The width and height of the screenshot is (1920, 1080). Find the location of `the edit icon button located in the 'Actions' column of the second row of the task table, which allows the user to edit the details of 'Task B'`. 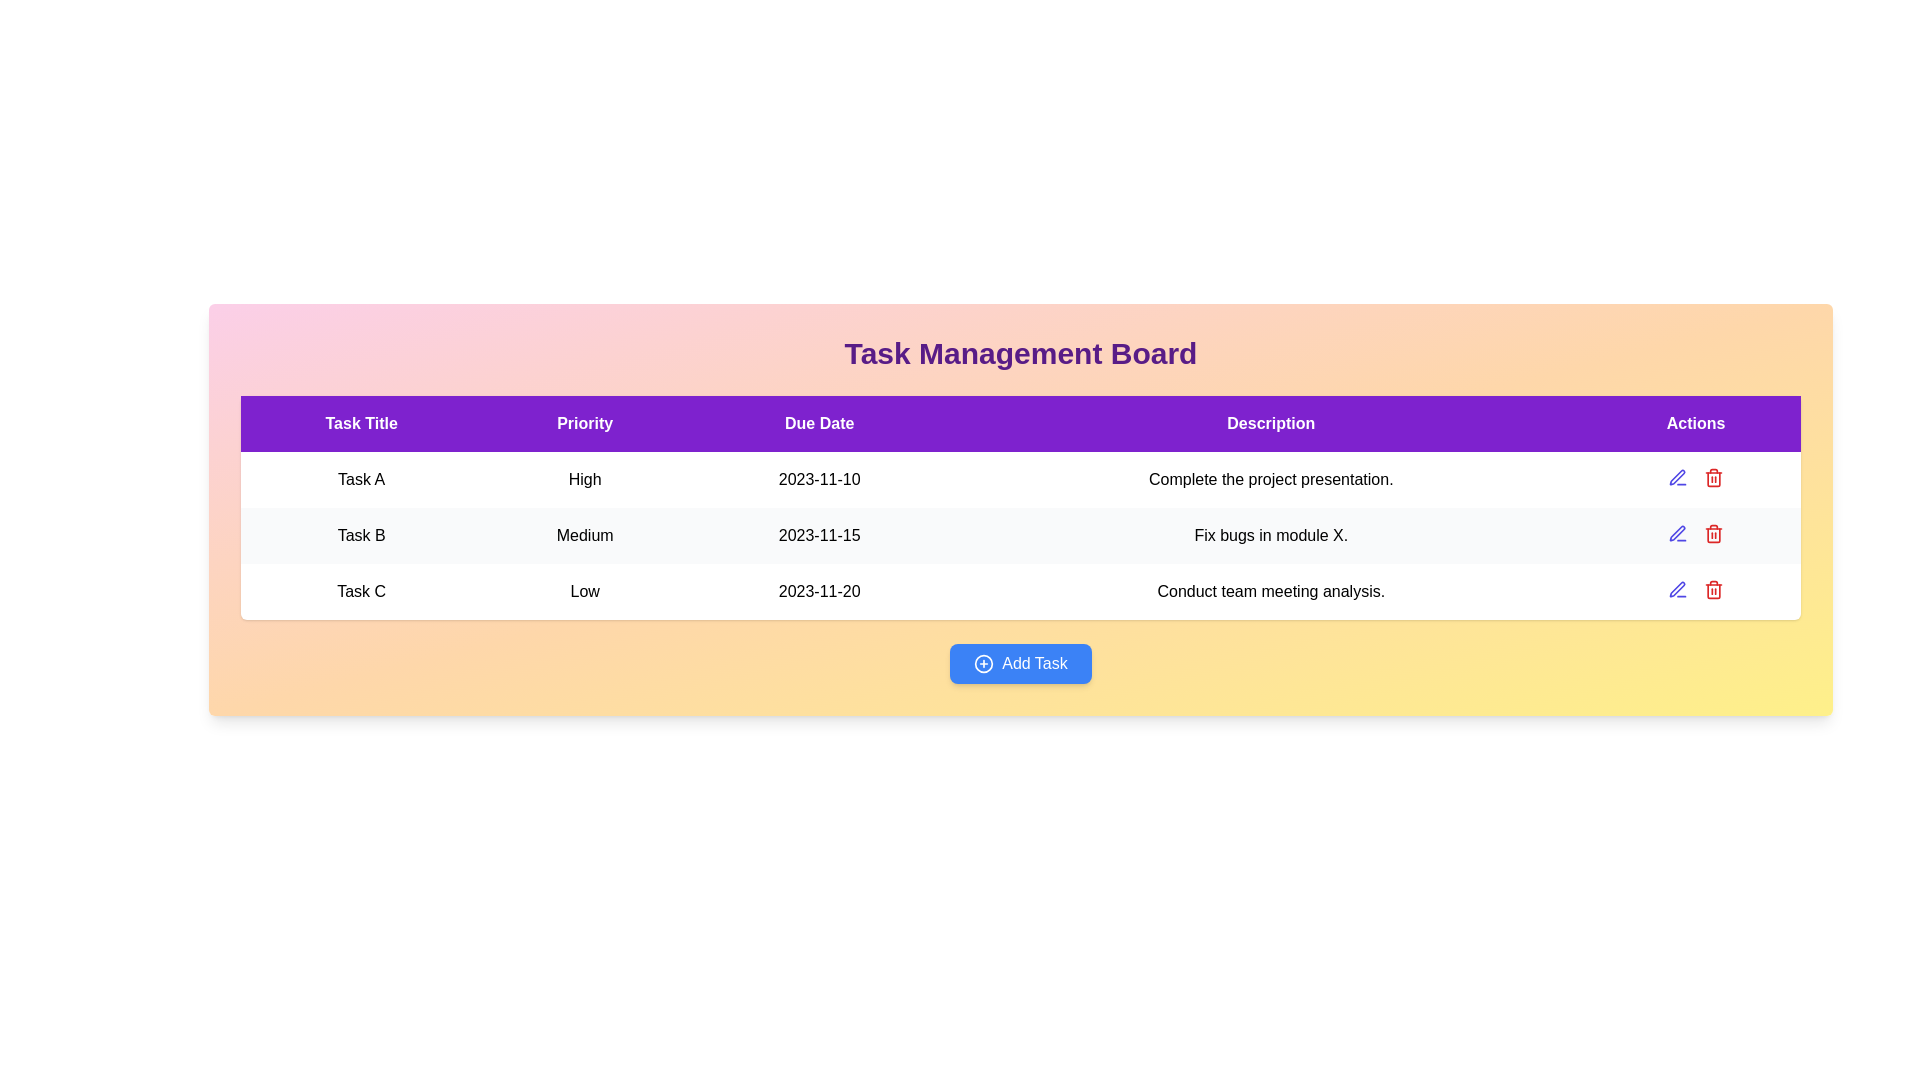

the edit icon button located in the 'Actions' column of the second row of the task table, which allows the user to edit the details of 'Task B' is located at coordinates (1678, 478).